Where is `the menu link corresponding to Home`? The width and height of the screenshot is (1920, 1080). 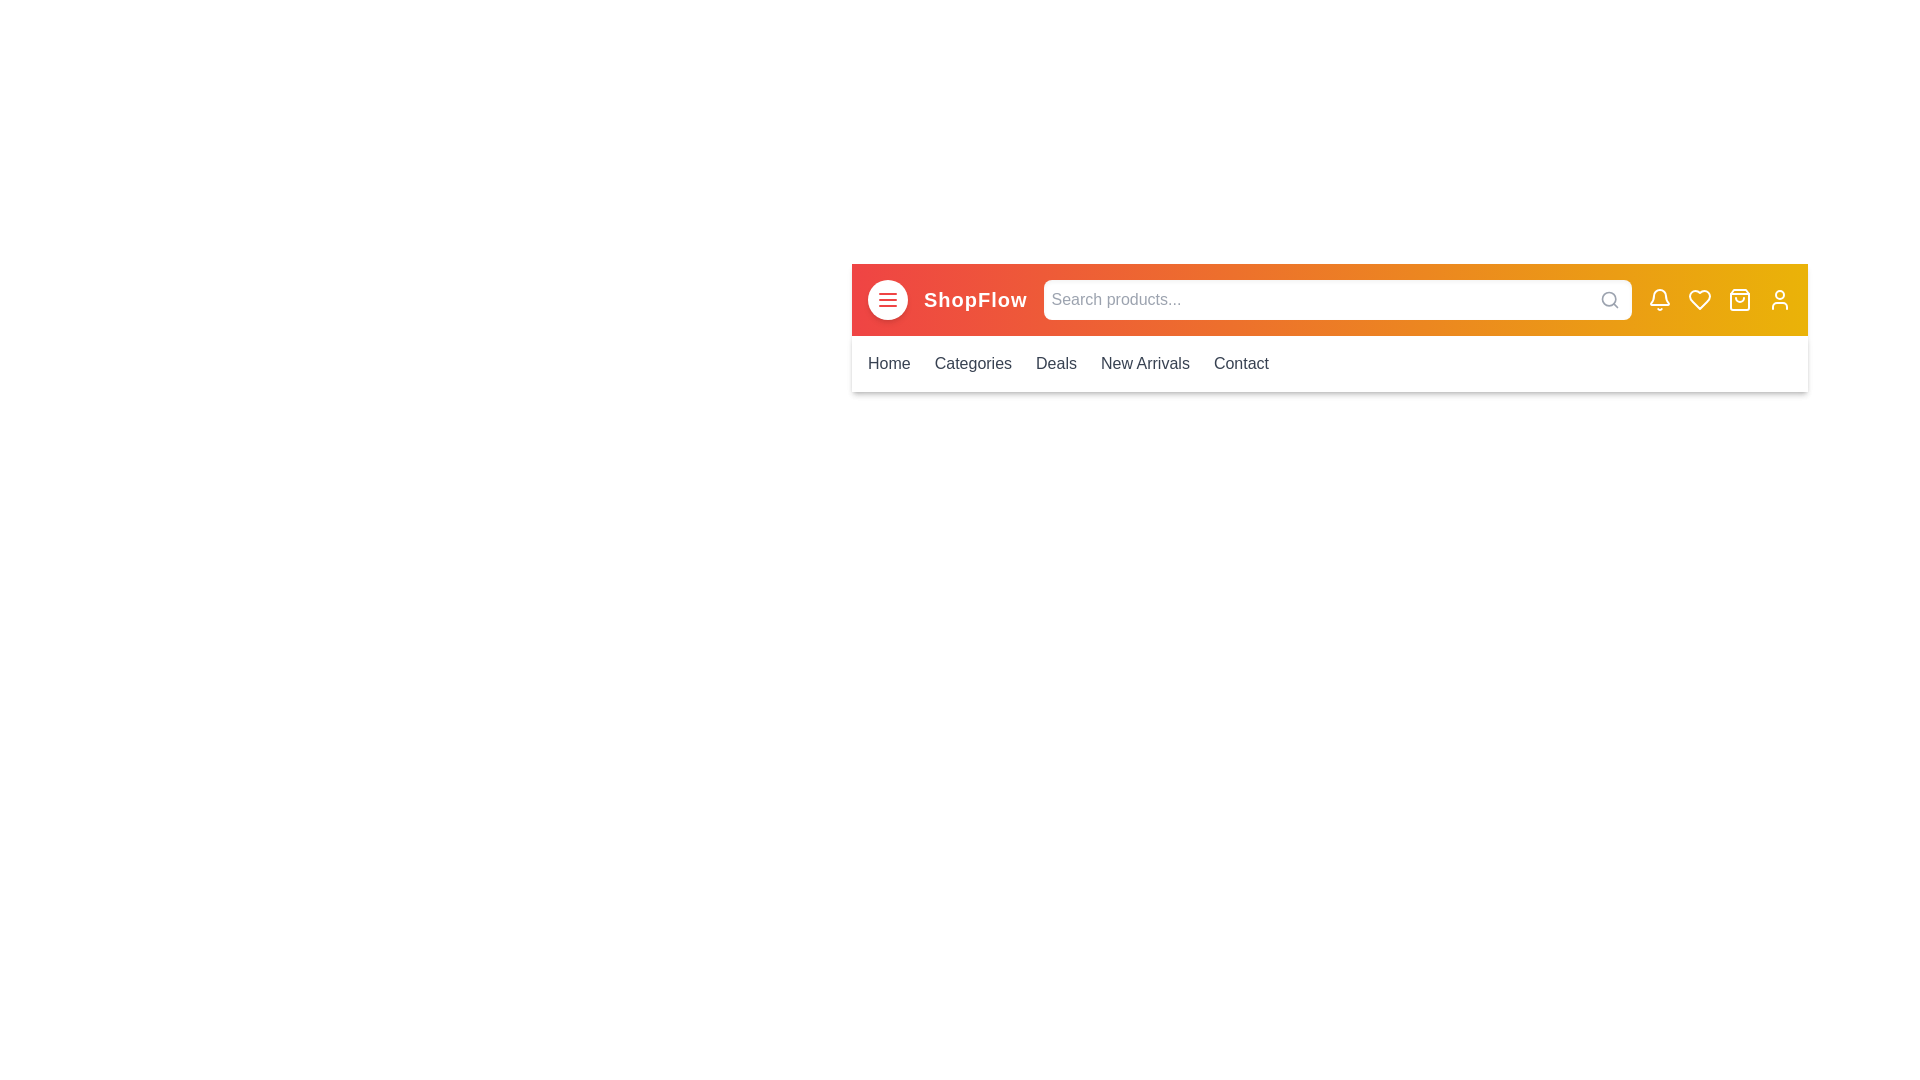
the menu link corresponding to Home is located at coordinates (887, 363).